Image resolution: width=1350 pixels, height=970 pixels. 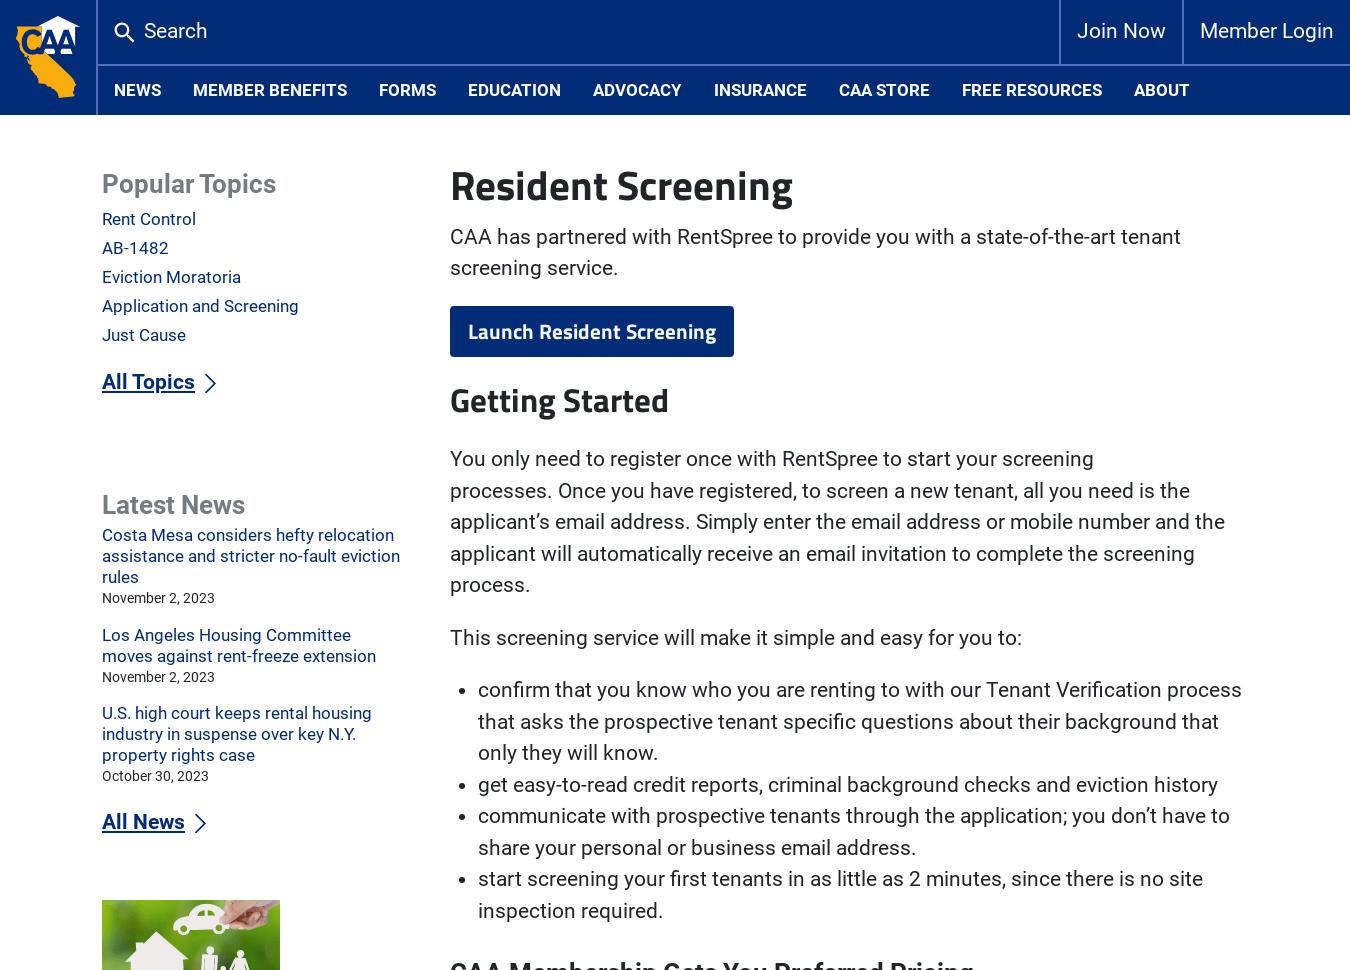 What do you see at coordinates (766, 154) in the screenshot?
I see `'Credit Report & Credit Score, including identity verification: $16.00'` at bounding box center [766, 154].